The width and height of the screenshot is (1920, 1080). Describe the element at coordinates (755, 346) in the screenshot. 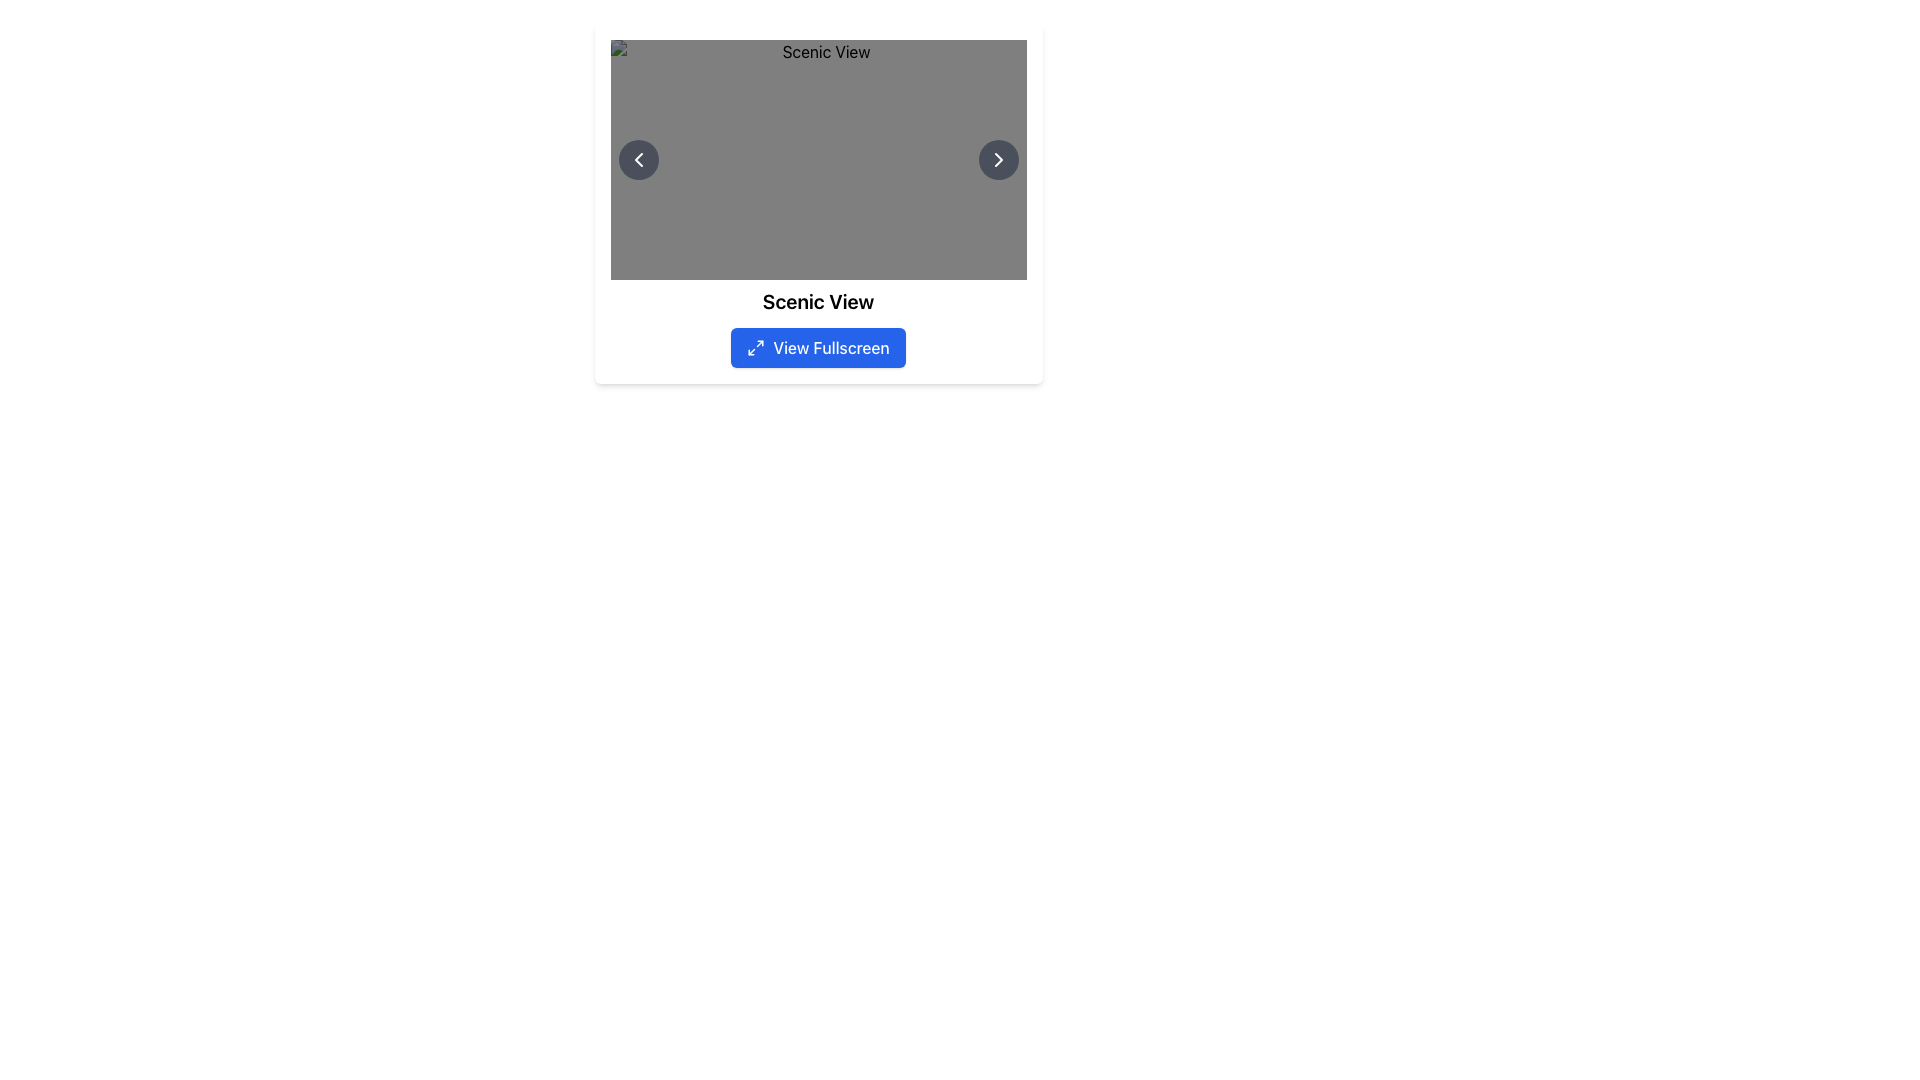

I see `the 'View Fullscreen' button icon located at the bottom of the interface, which serves as an interactive indicator for the fullscreen feature` at that location.